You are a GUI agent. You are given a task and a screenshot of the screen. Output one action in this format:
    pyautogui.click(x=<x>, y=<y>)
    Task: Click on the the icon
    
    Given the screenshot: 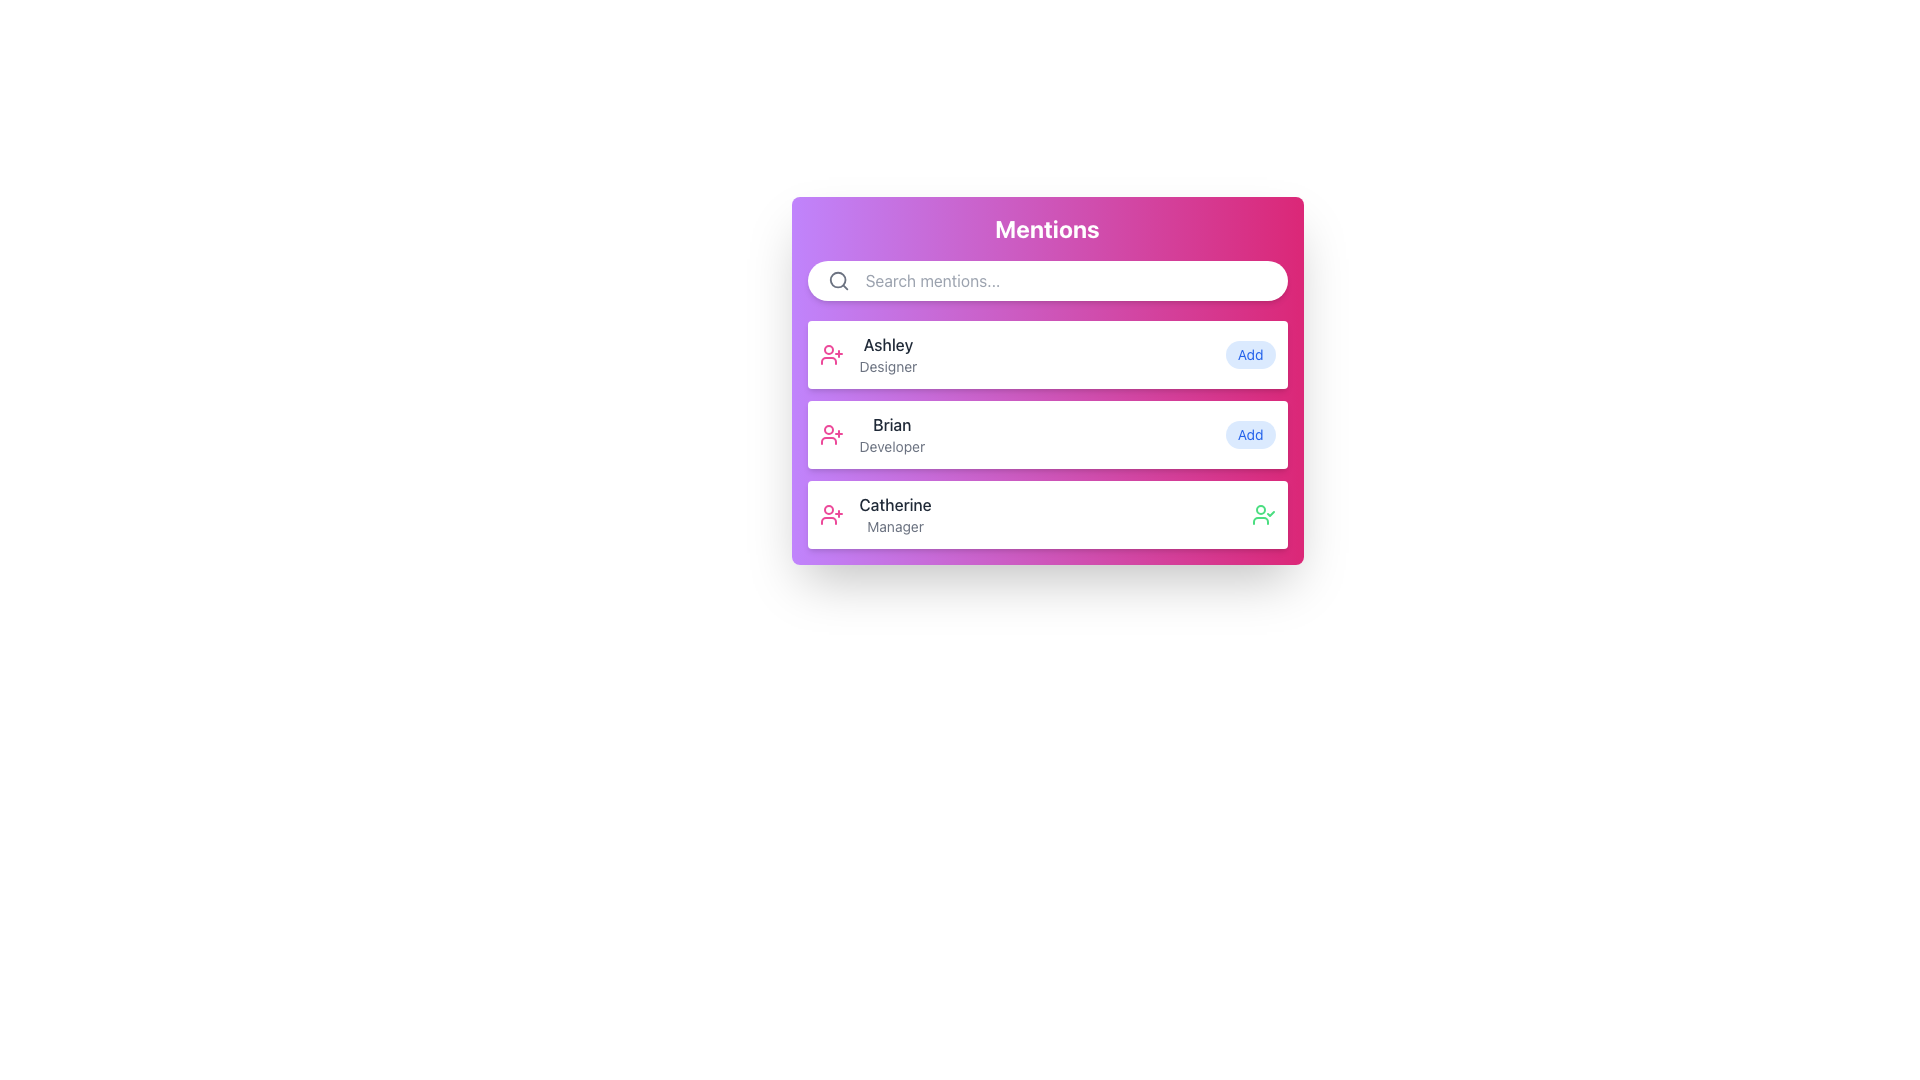 What is the action you would take?
    pyautogui.click(x=831, y=514)
    